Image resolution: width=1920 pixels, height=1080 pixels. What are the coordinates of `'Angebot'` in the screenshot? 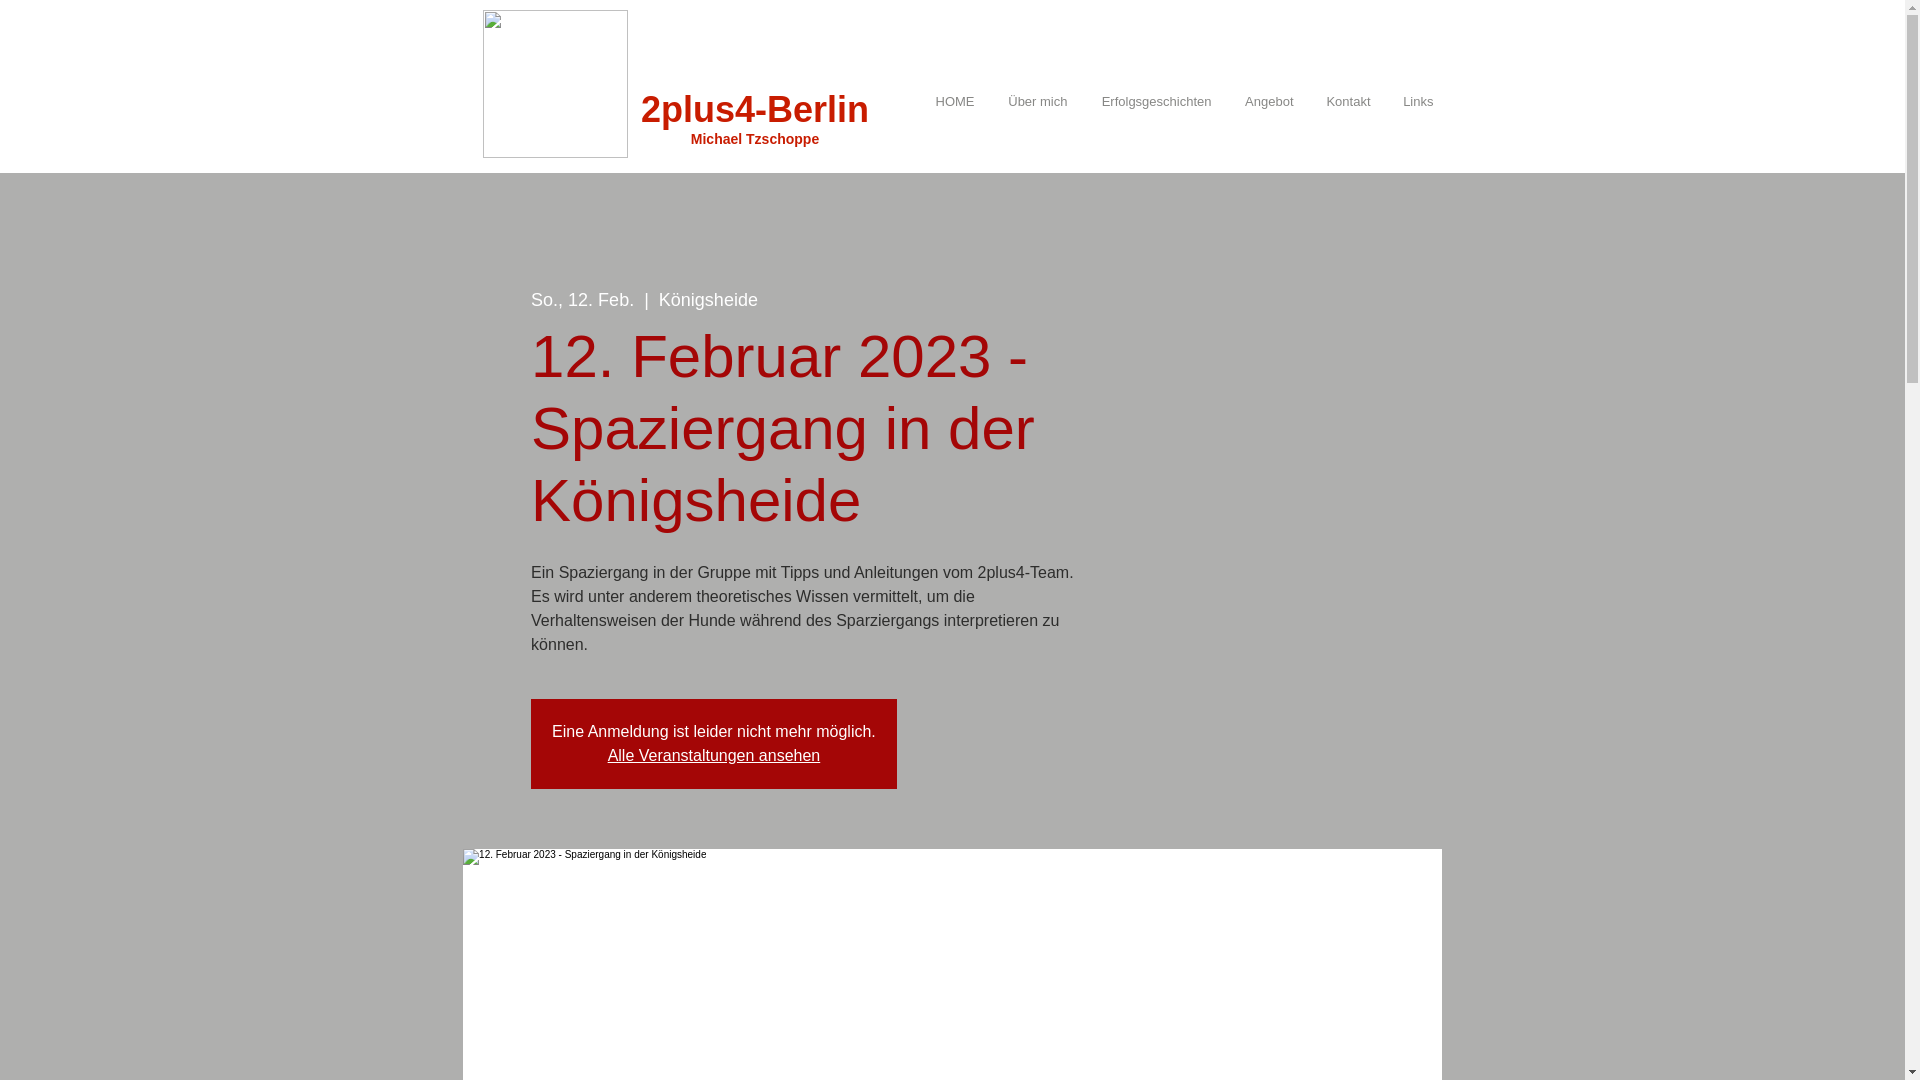 It's located at (1221, 101).